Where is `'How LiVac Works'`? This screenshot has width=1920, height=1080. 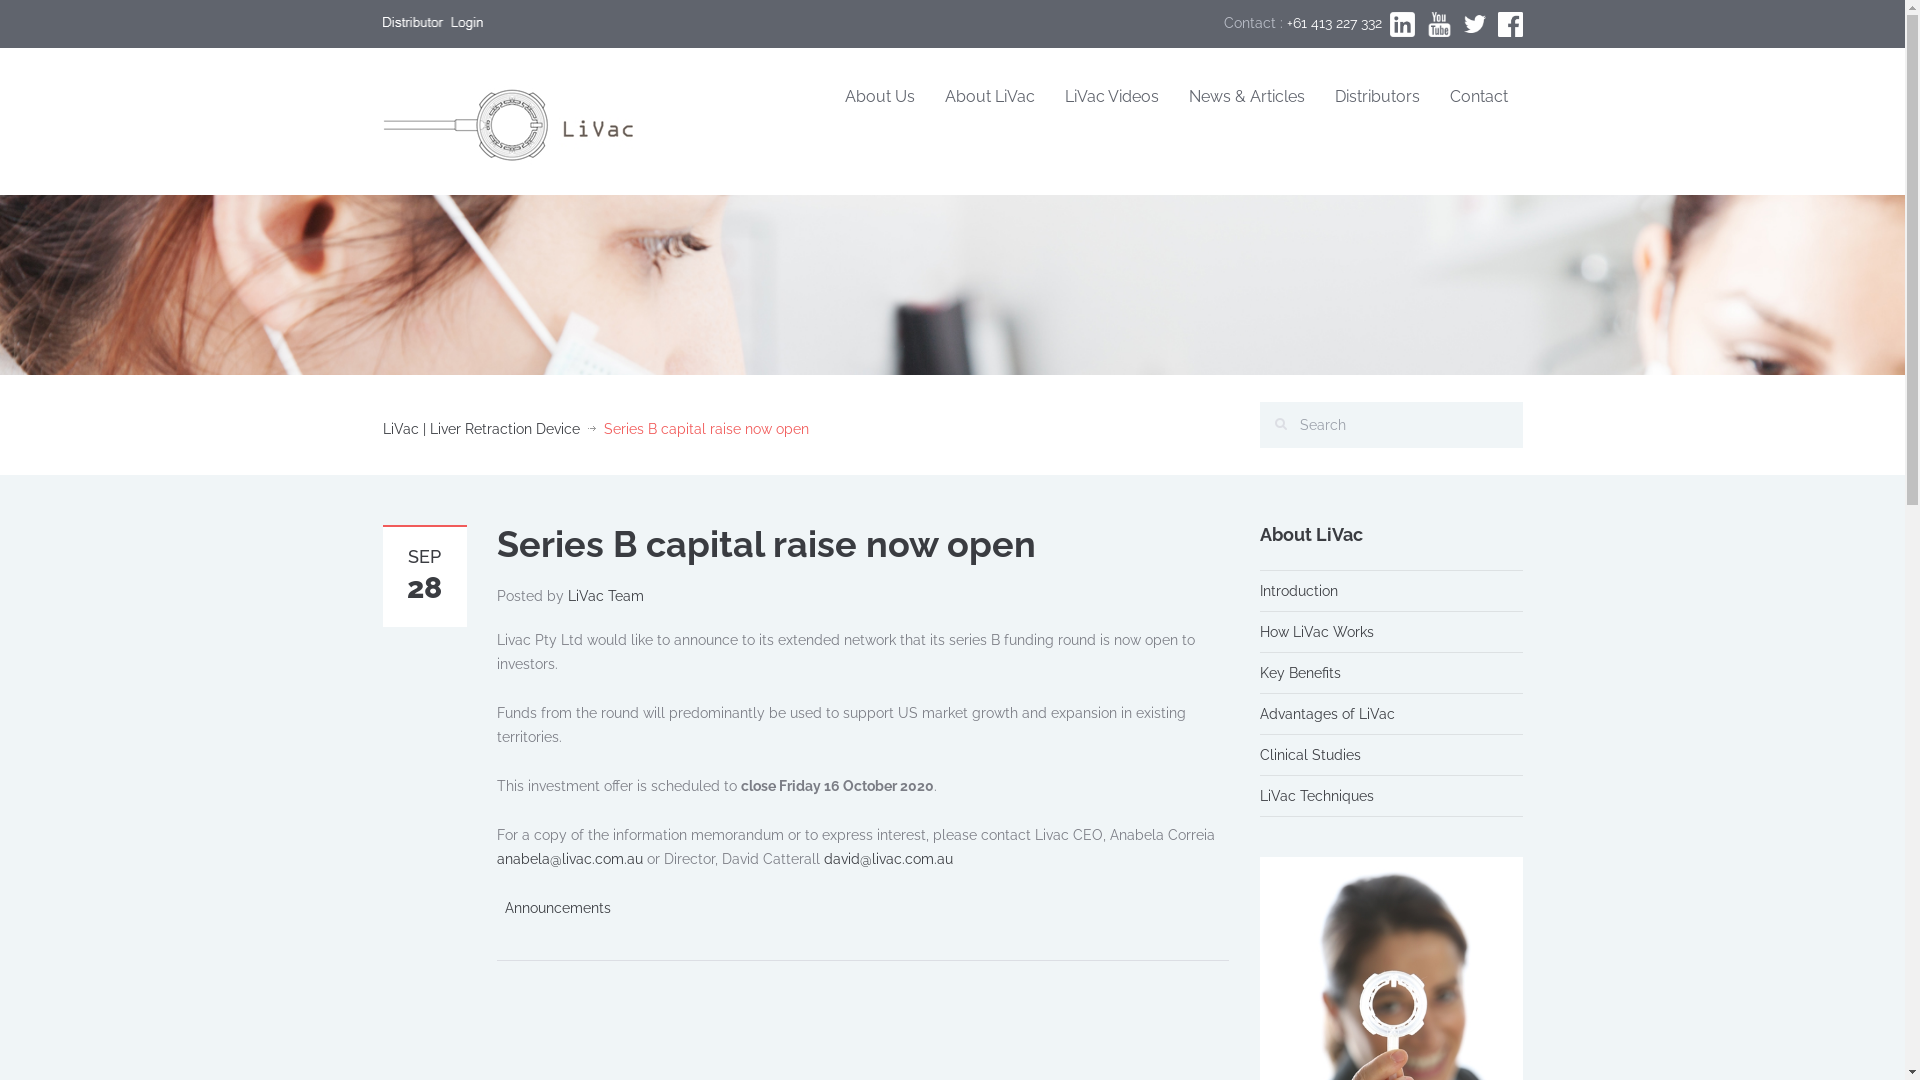
'How LiVac Works' is located at coordinates (1316, 632).